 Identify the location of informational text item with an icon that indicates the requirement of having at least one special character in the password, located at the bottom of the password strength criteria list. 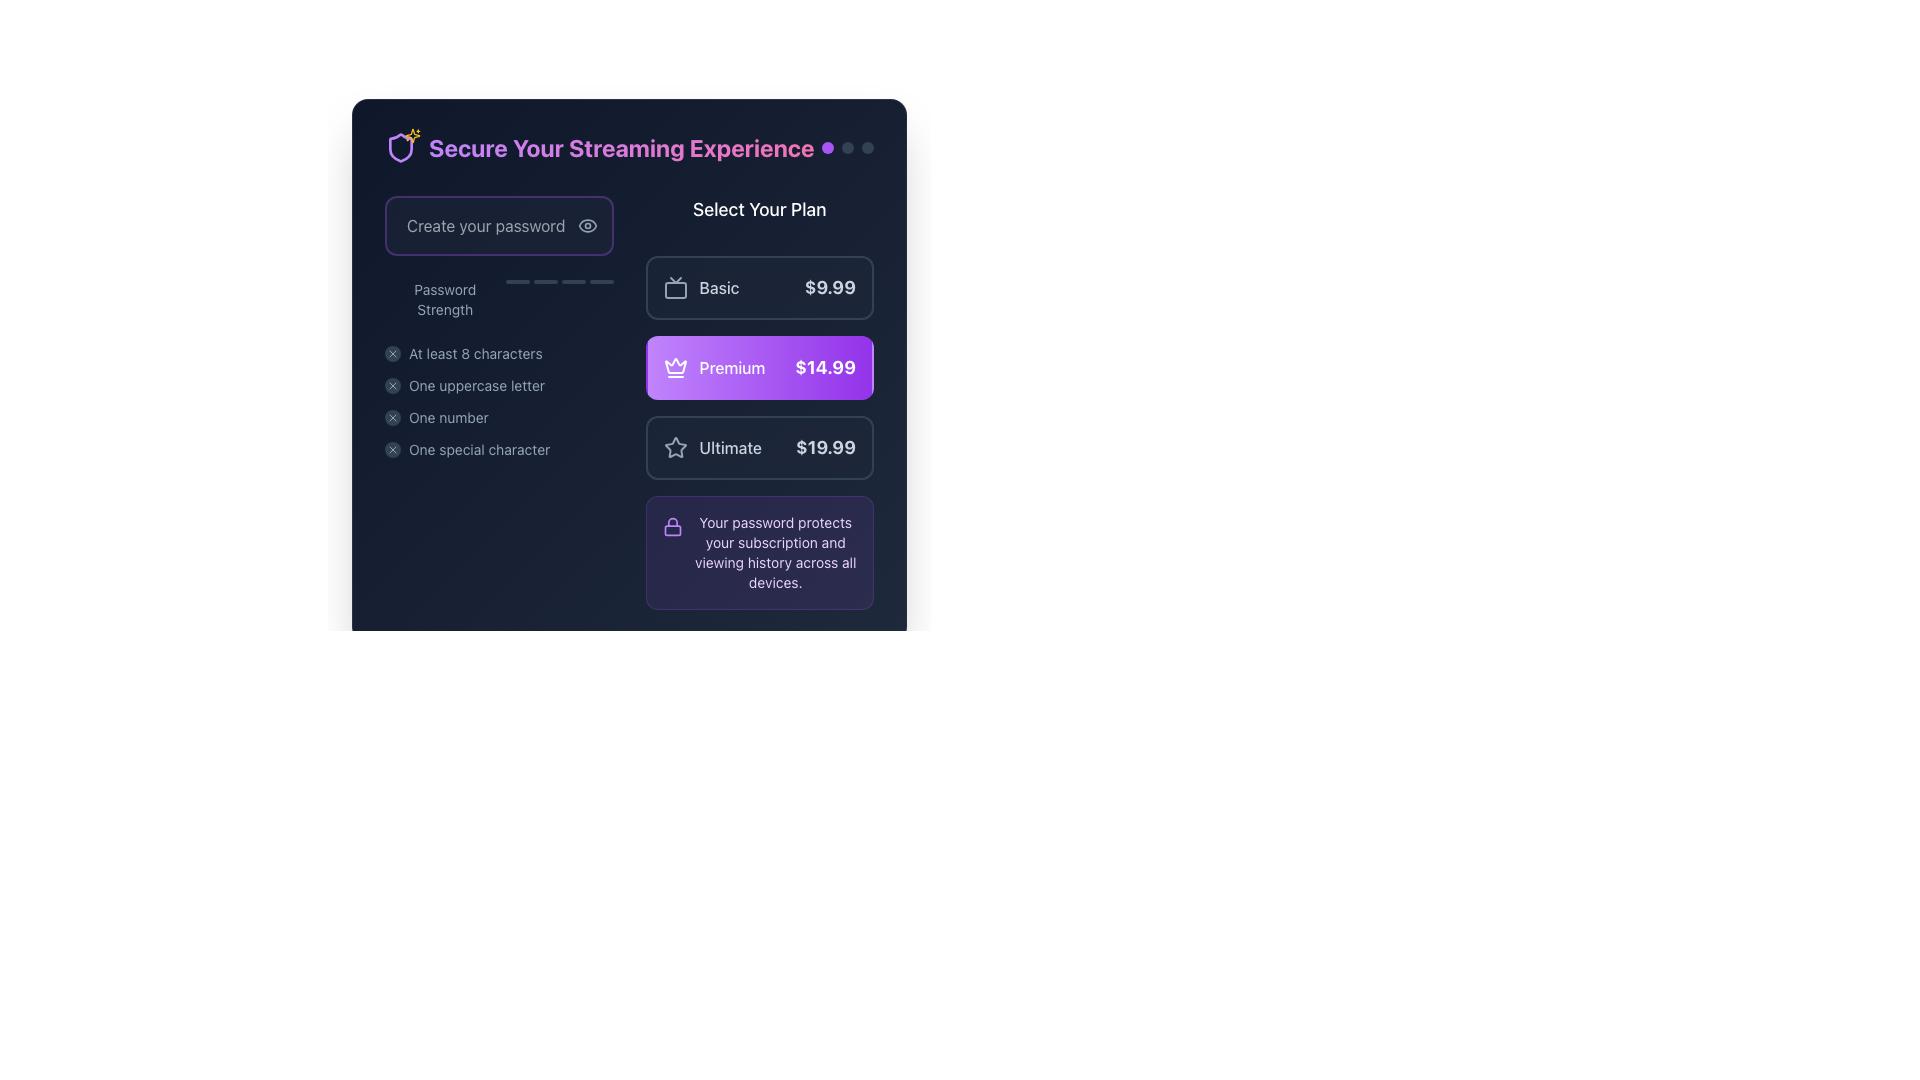
(499, 450).